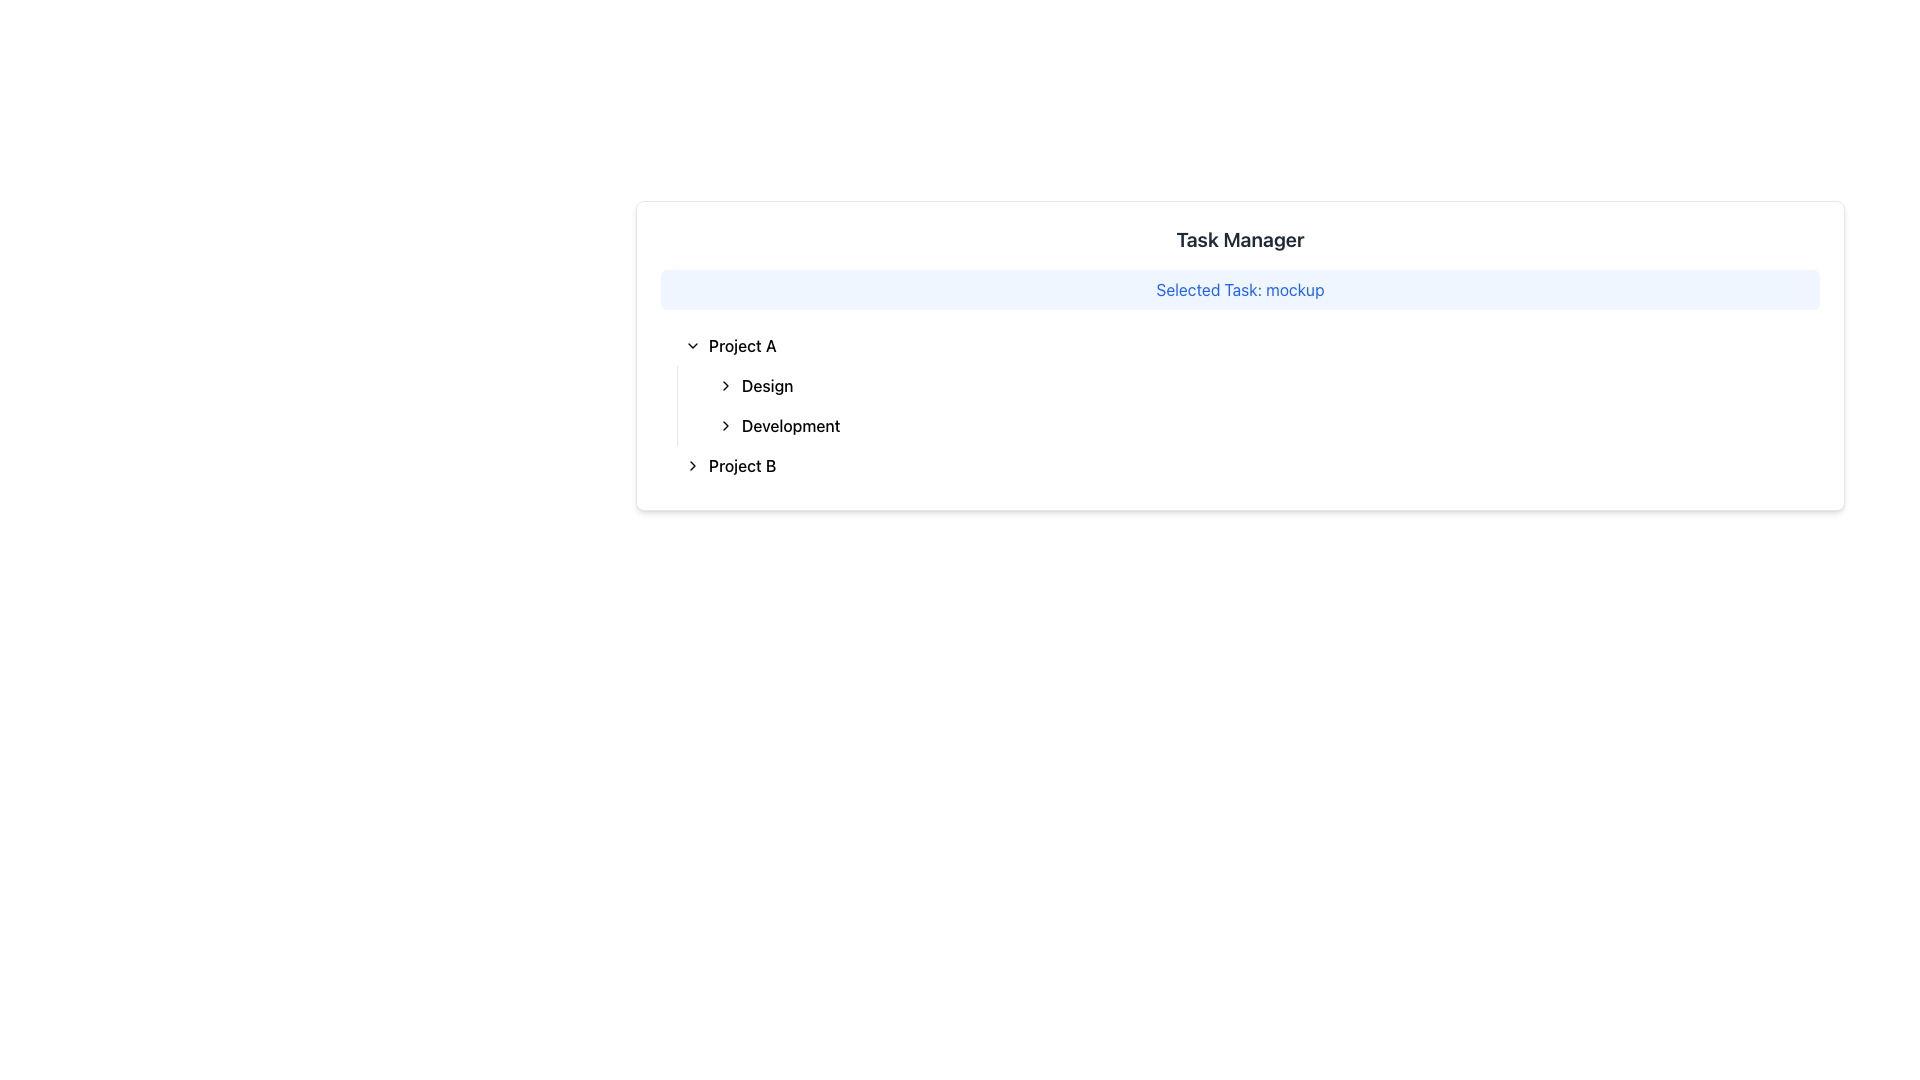 Image resolution: width=1920 pixels, height=1080 pixels. I want to click on the 'Project B' text label in the Task Manager section of the vertical navigation menu, so click(741, 466).